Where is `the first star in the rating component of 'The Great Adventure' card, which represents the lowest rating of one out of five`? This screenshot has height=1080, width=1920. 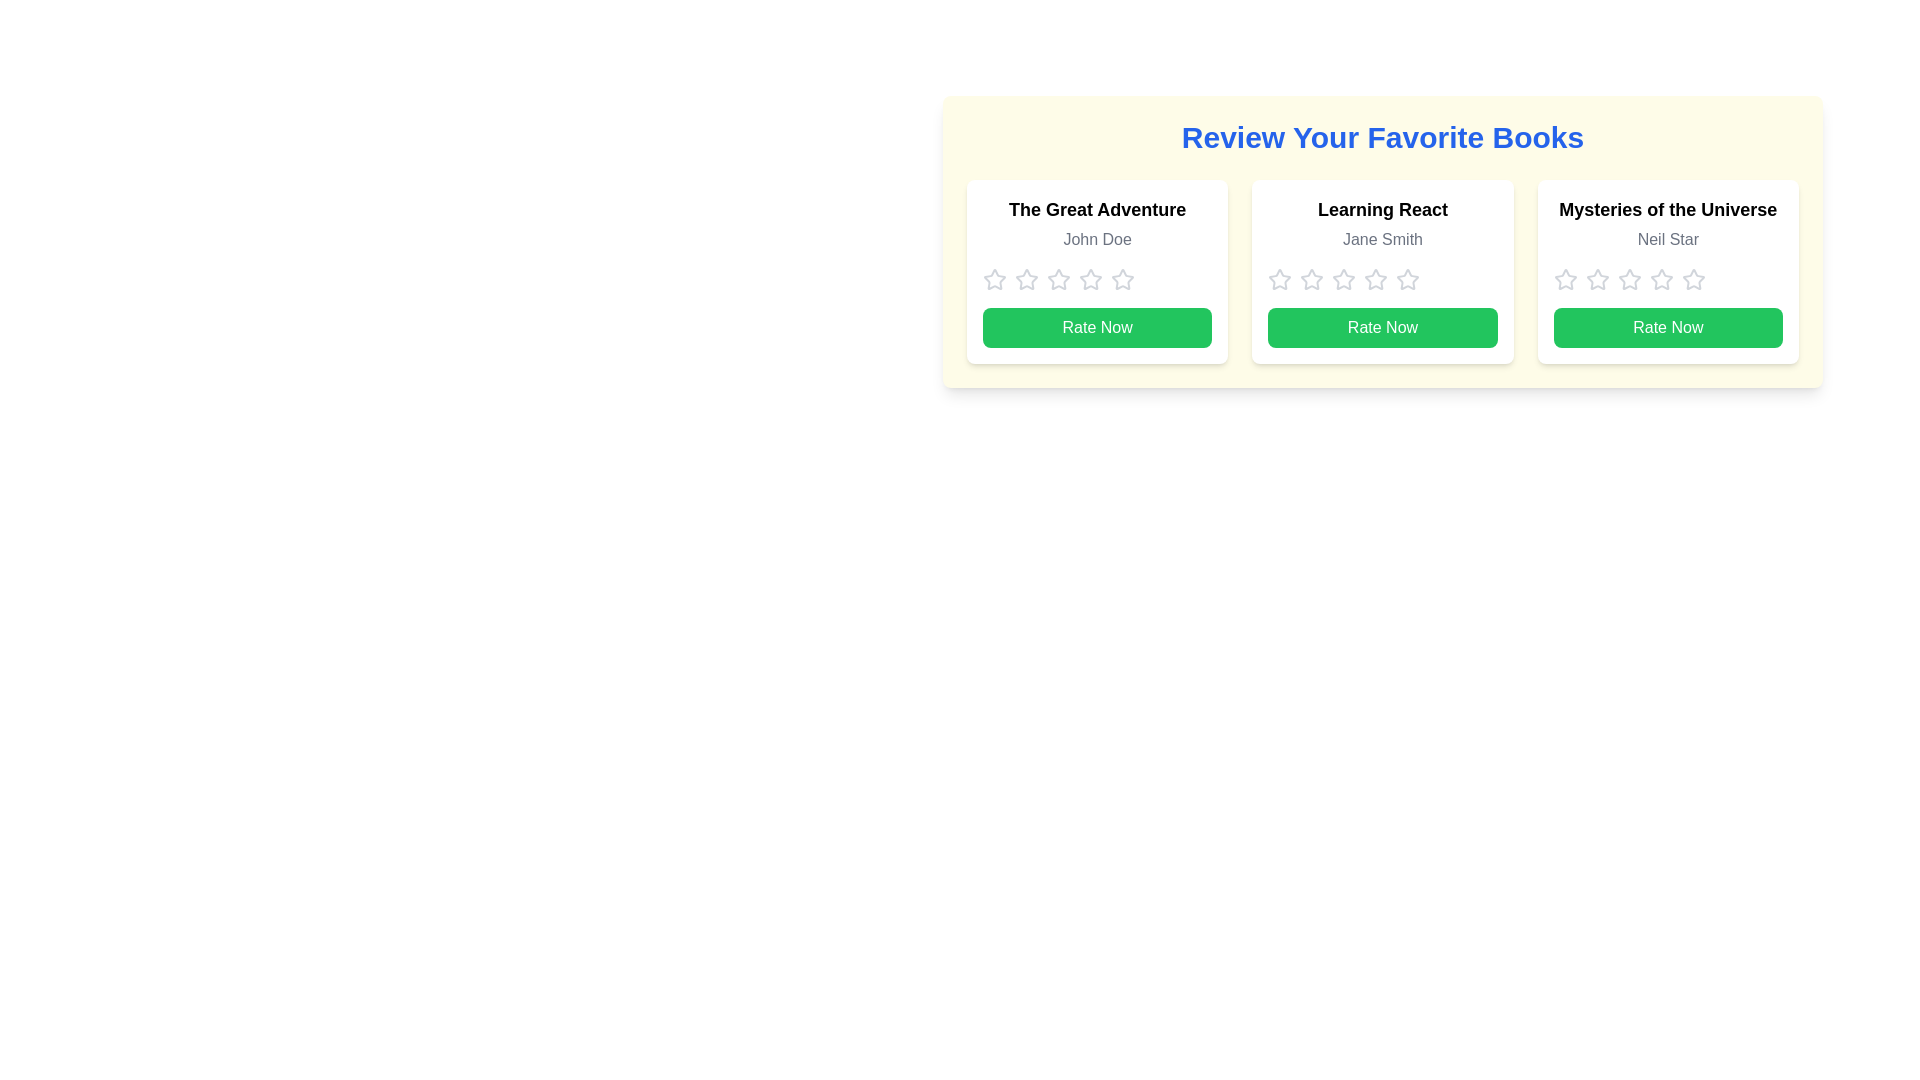
the first star in the rating component of 'The Great Adventure' card, which represents the lowest rating of one out of five is located at coordinates (994, 279).